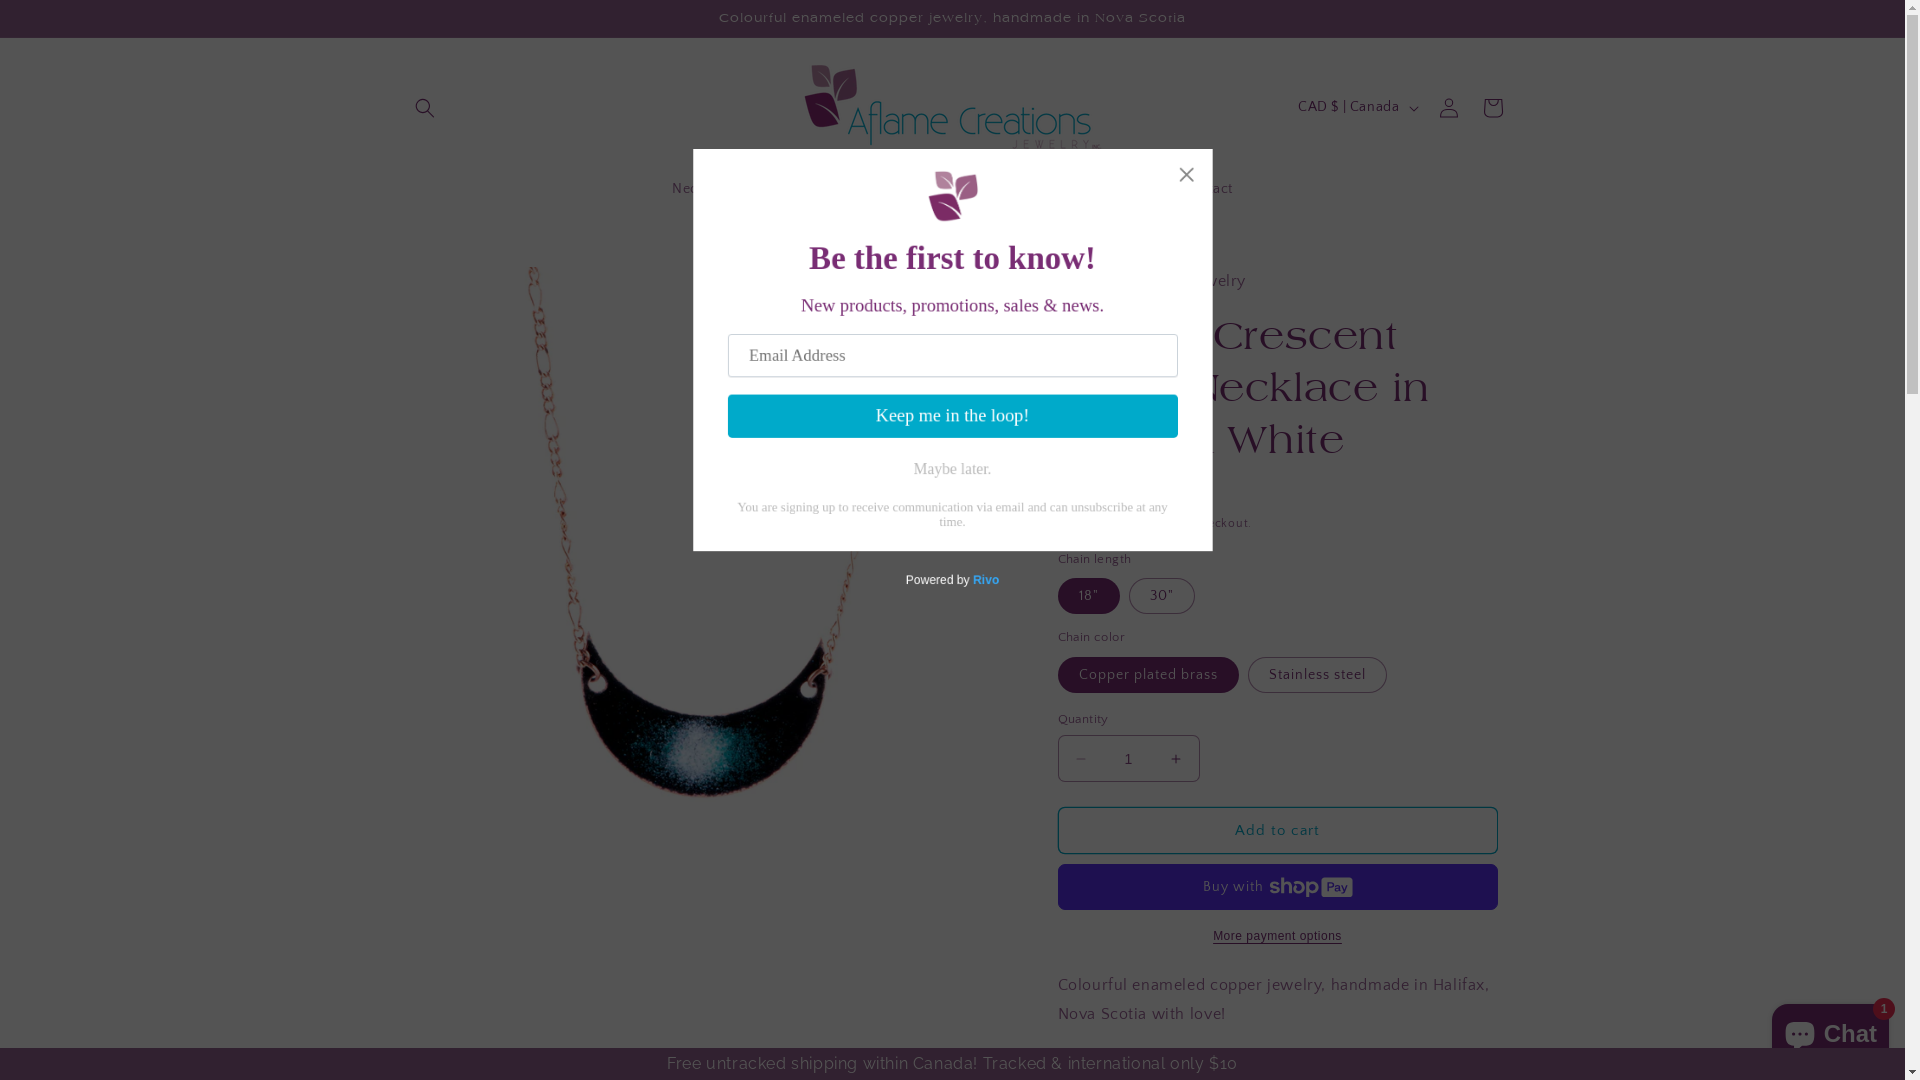  I want to click on 'Wholesale', so click(1122, 189).